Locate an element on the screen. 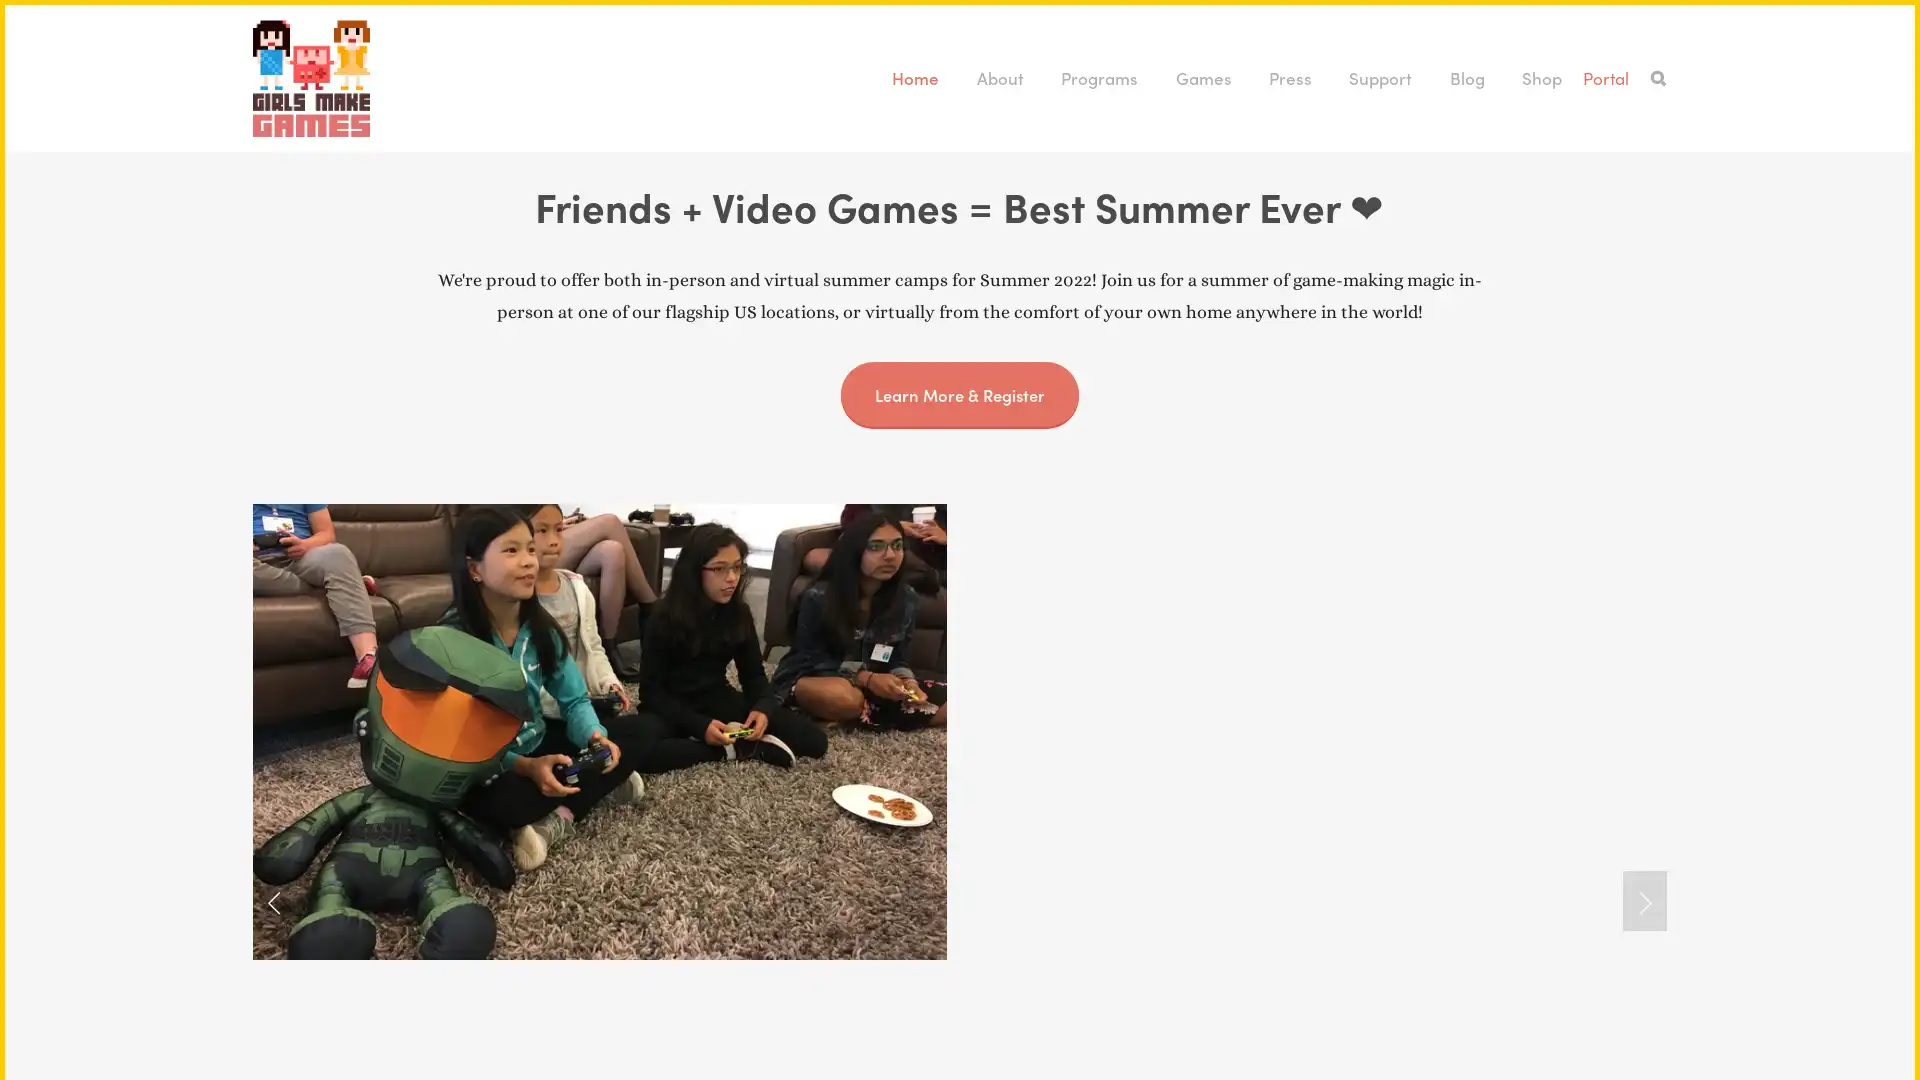 This screenshot has height=1080, width=1920. Next Slide is located at coordinates (1645, 901).